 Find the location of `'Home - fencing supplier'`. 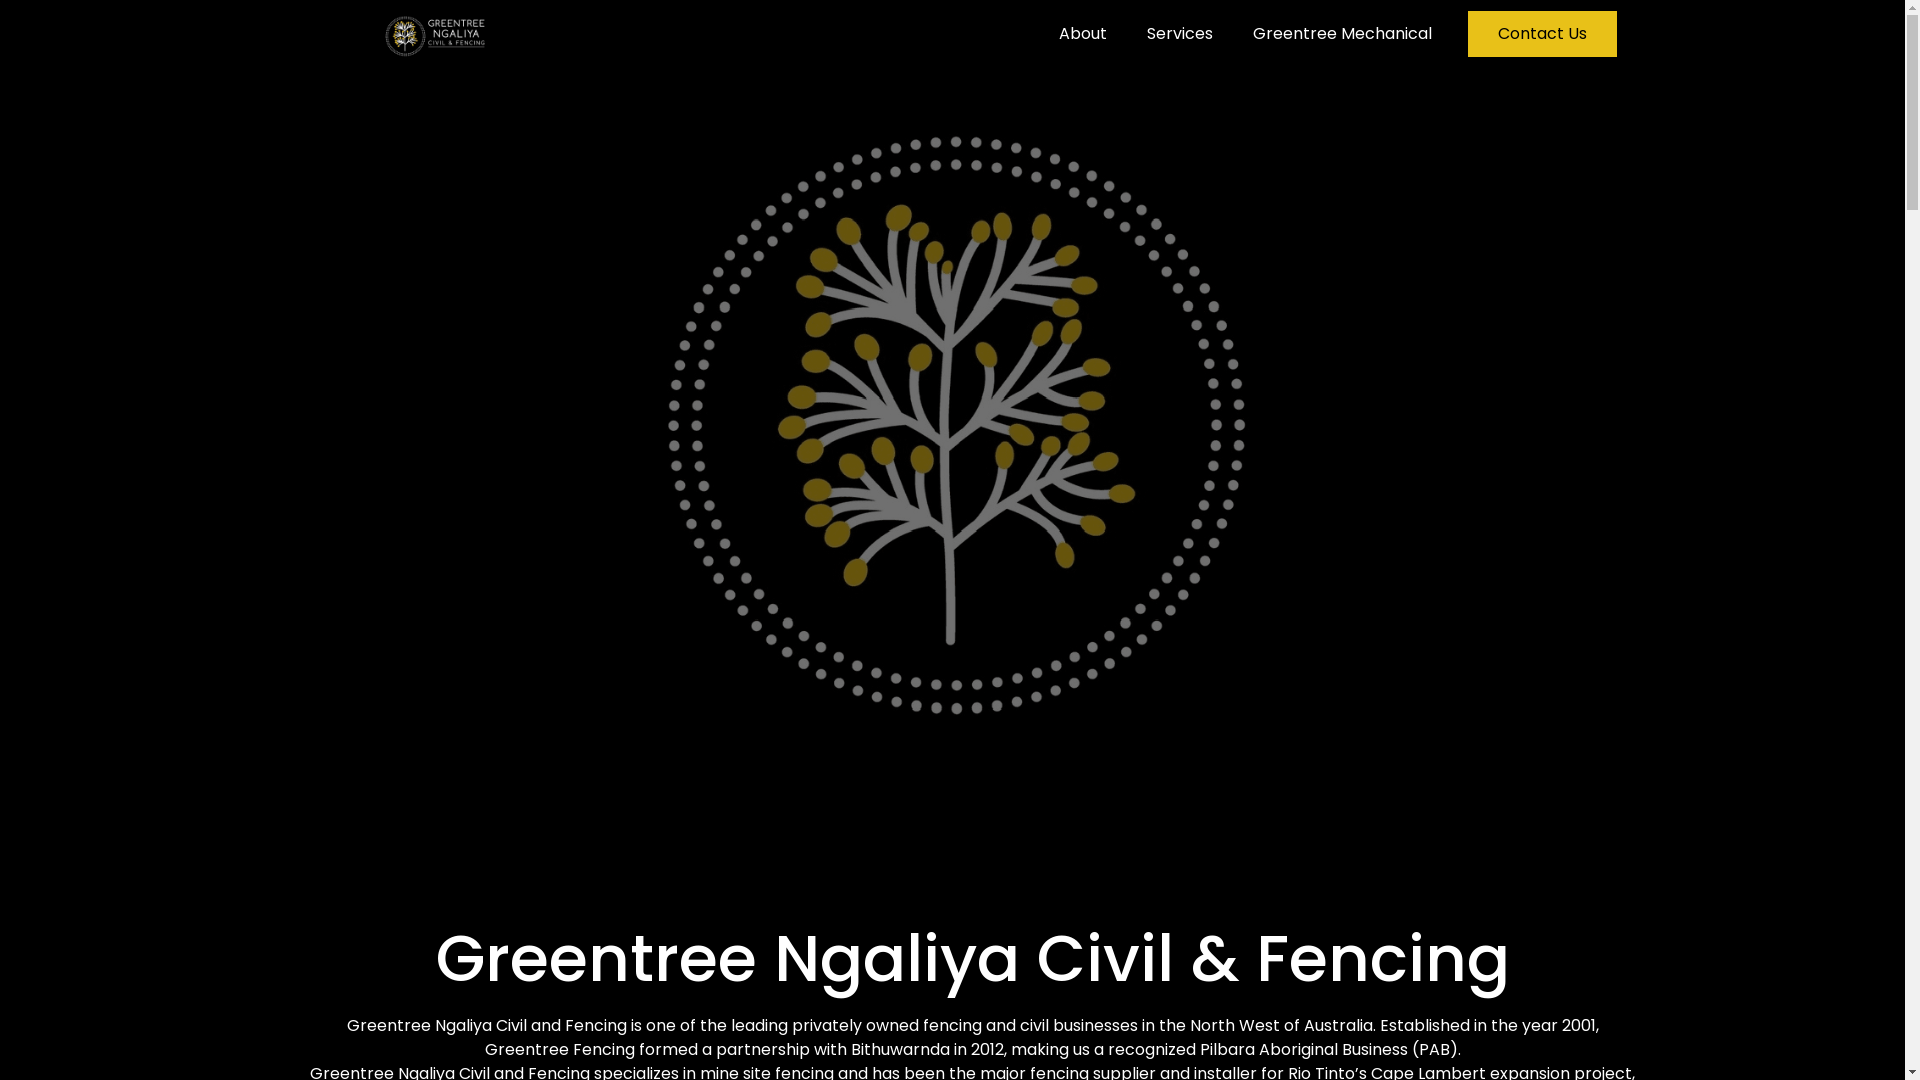

'Home - fencing supplier' is located at coordinates (951, 414).